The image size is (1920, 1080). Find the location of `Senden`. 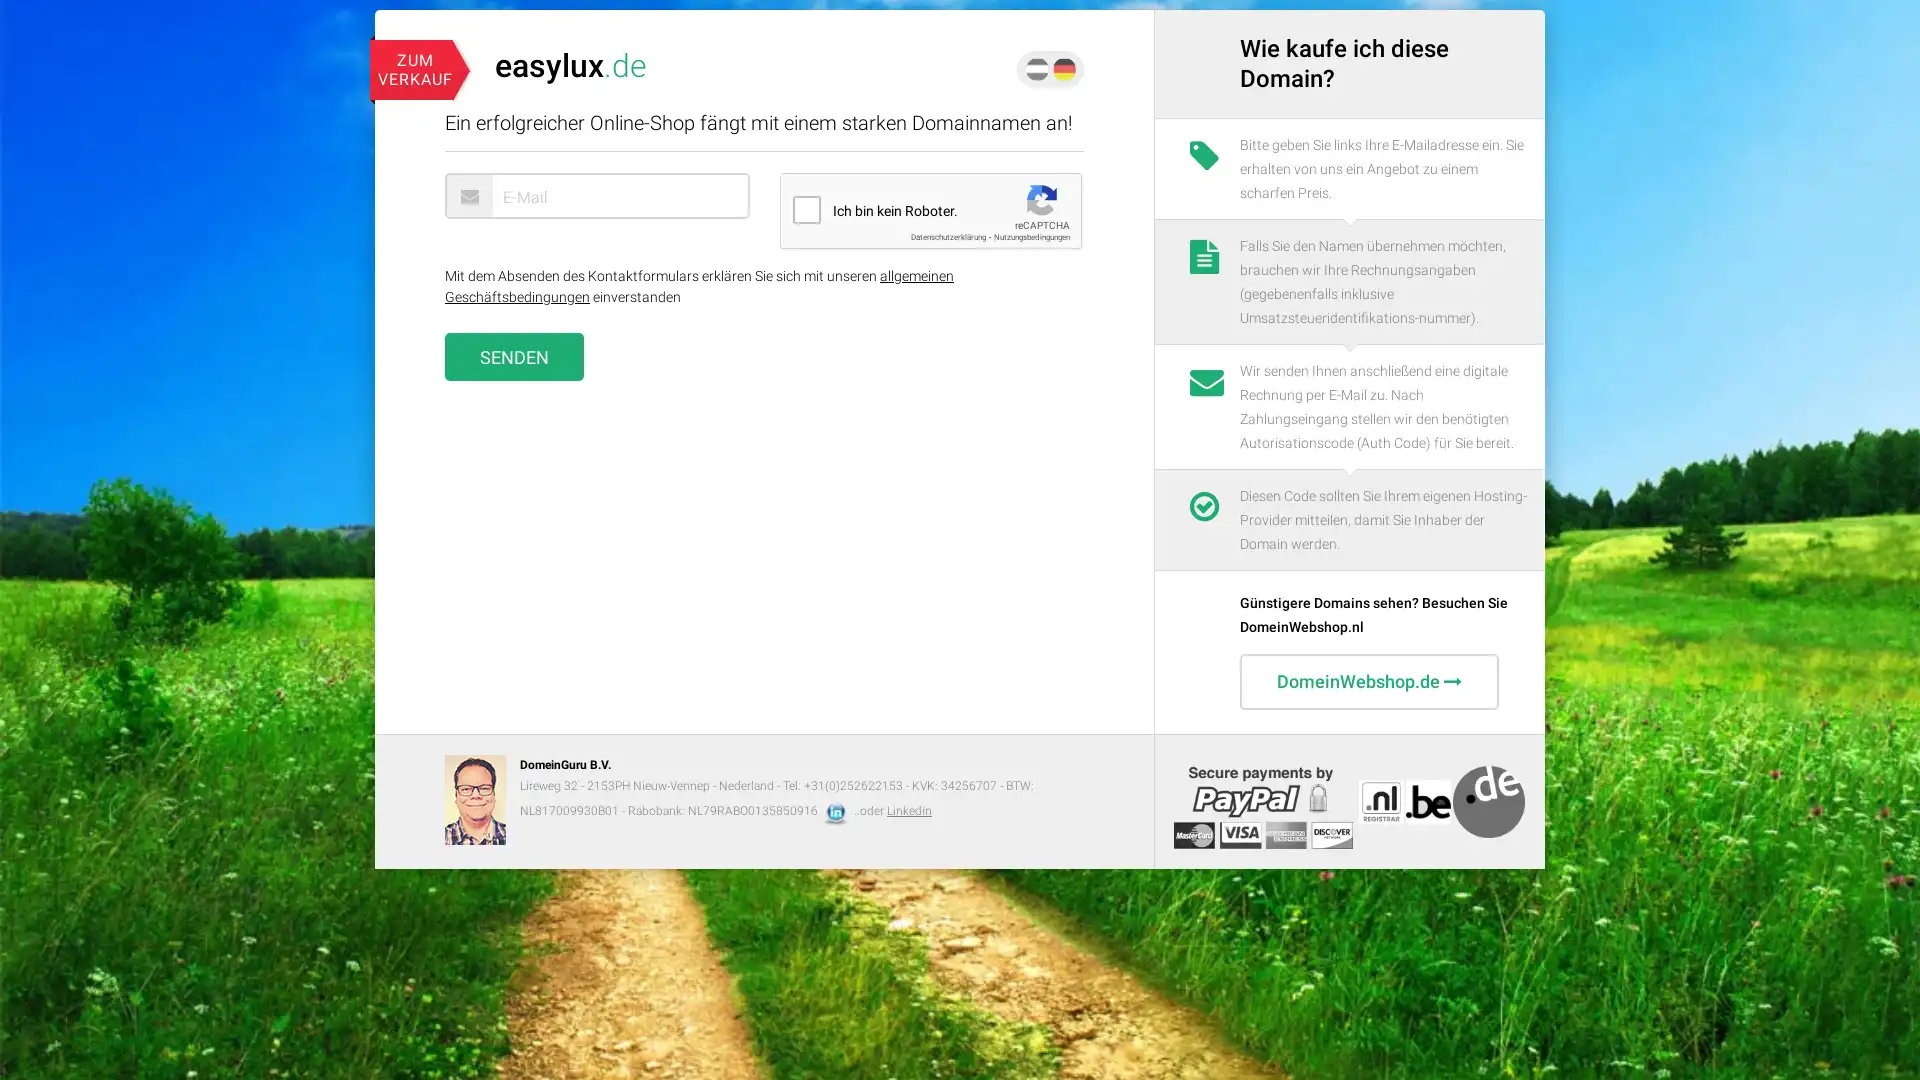

Senden is located at coordinates (514, 356).